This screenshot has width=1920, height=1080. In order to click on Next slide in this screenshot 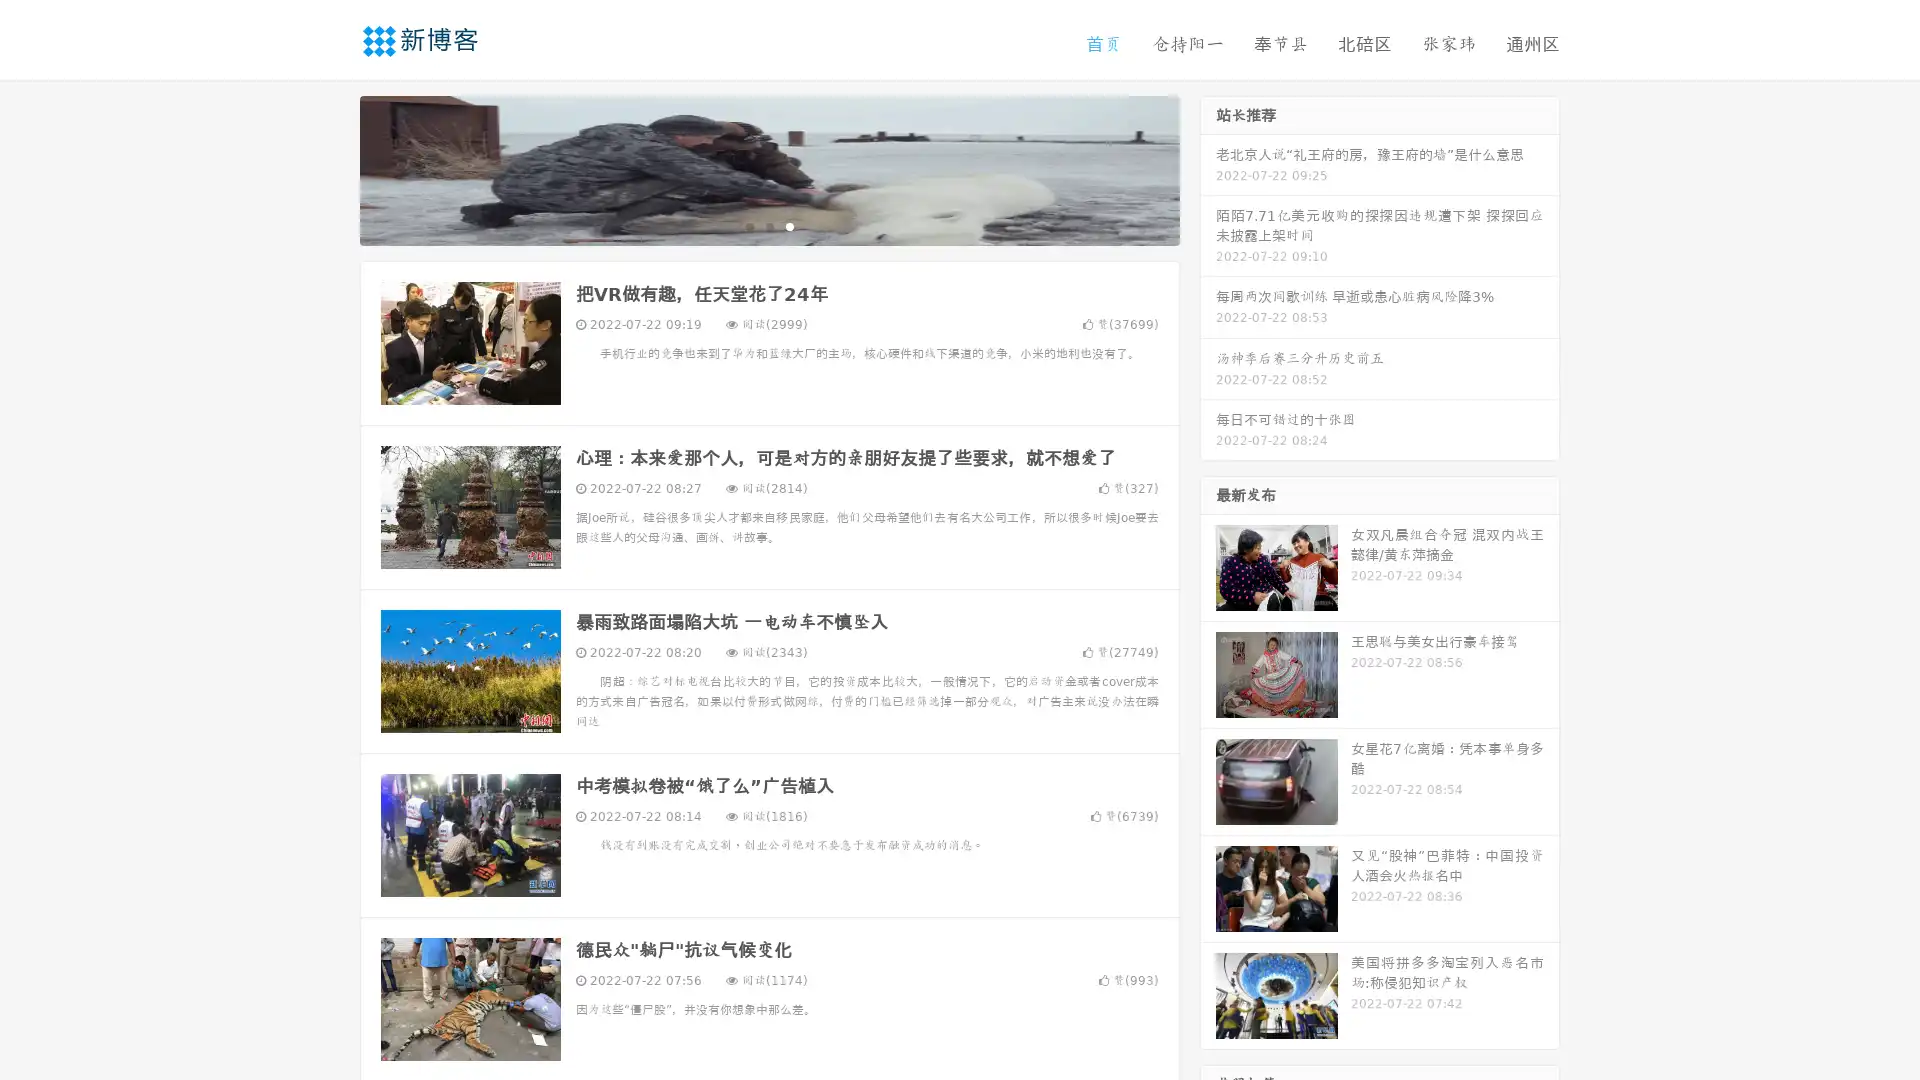, I will do `click(1208, 168)`.